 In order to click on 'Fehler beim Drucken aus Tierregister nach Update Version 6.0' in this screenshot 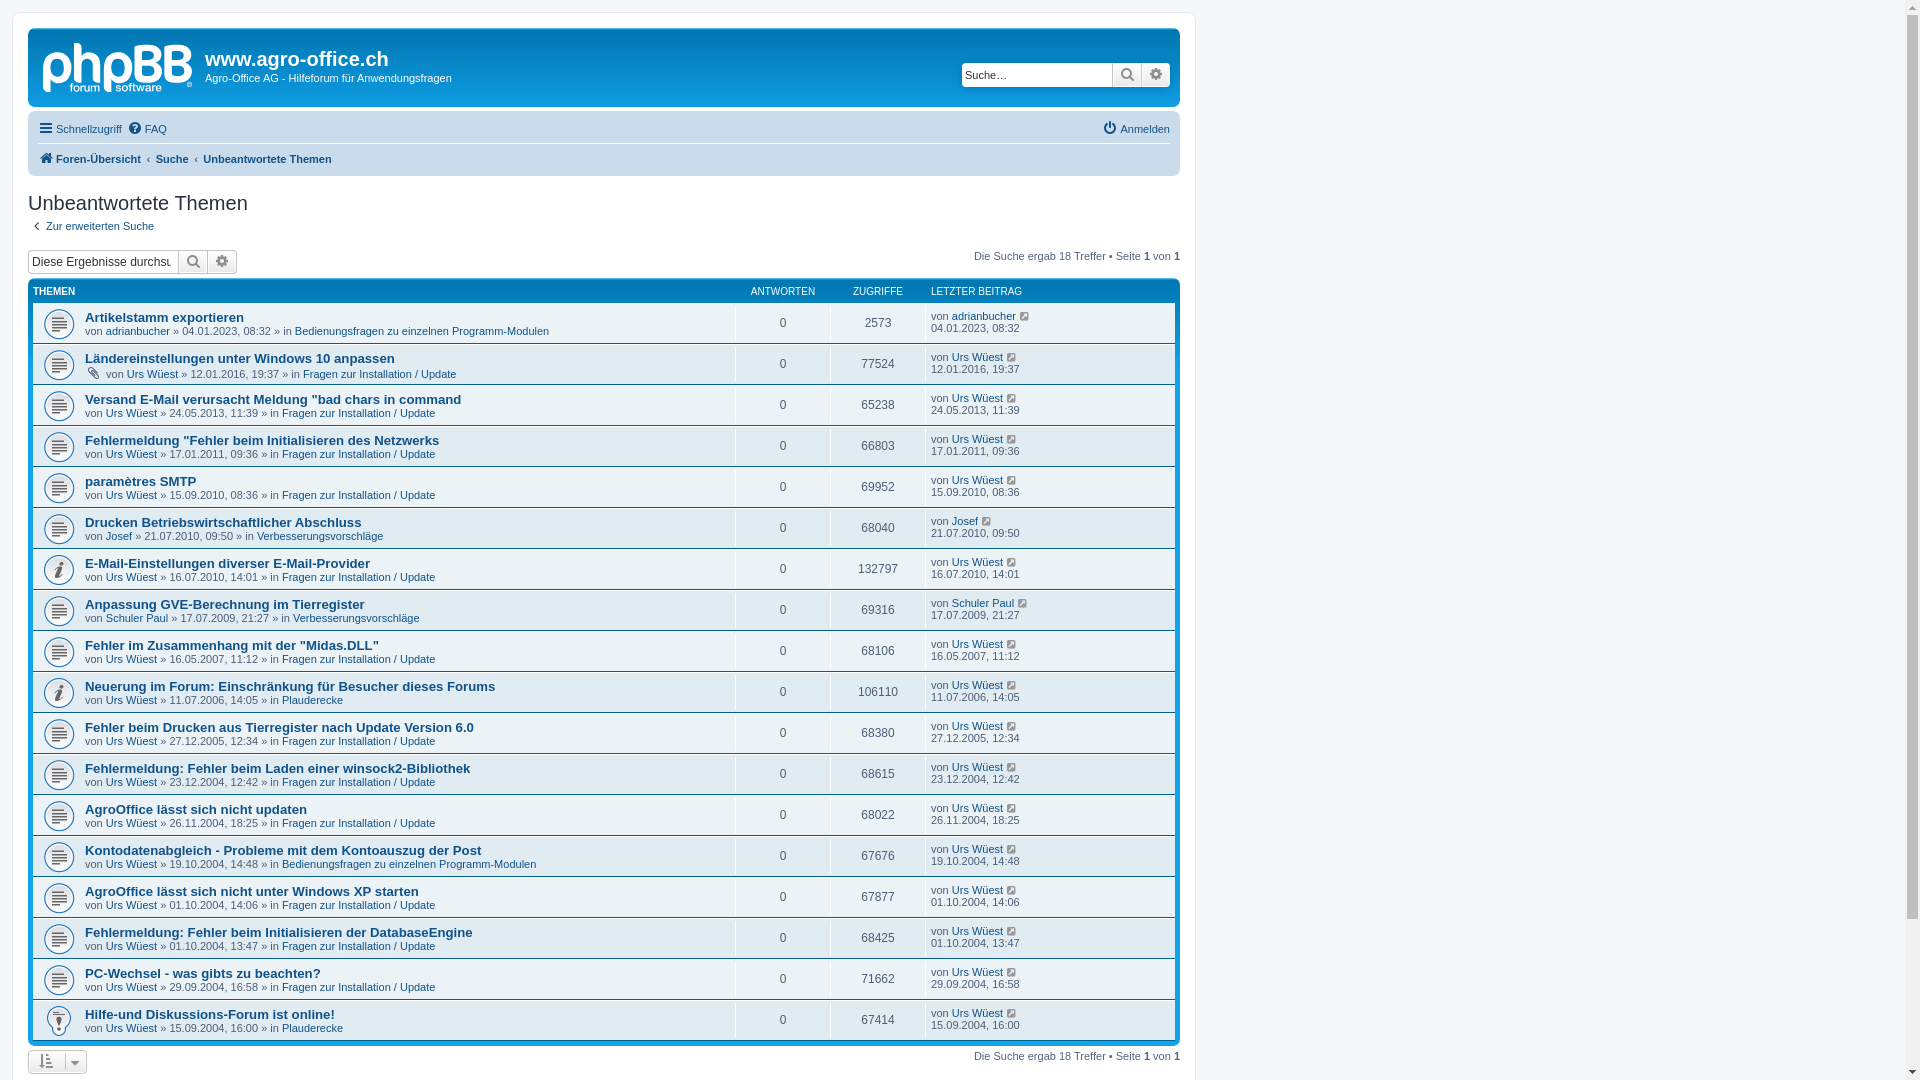, I will do `click(278, 727)`.